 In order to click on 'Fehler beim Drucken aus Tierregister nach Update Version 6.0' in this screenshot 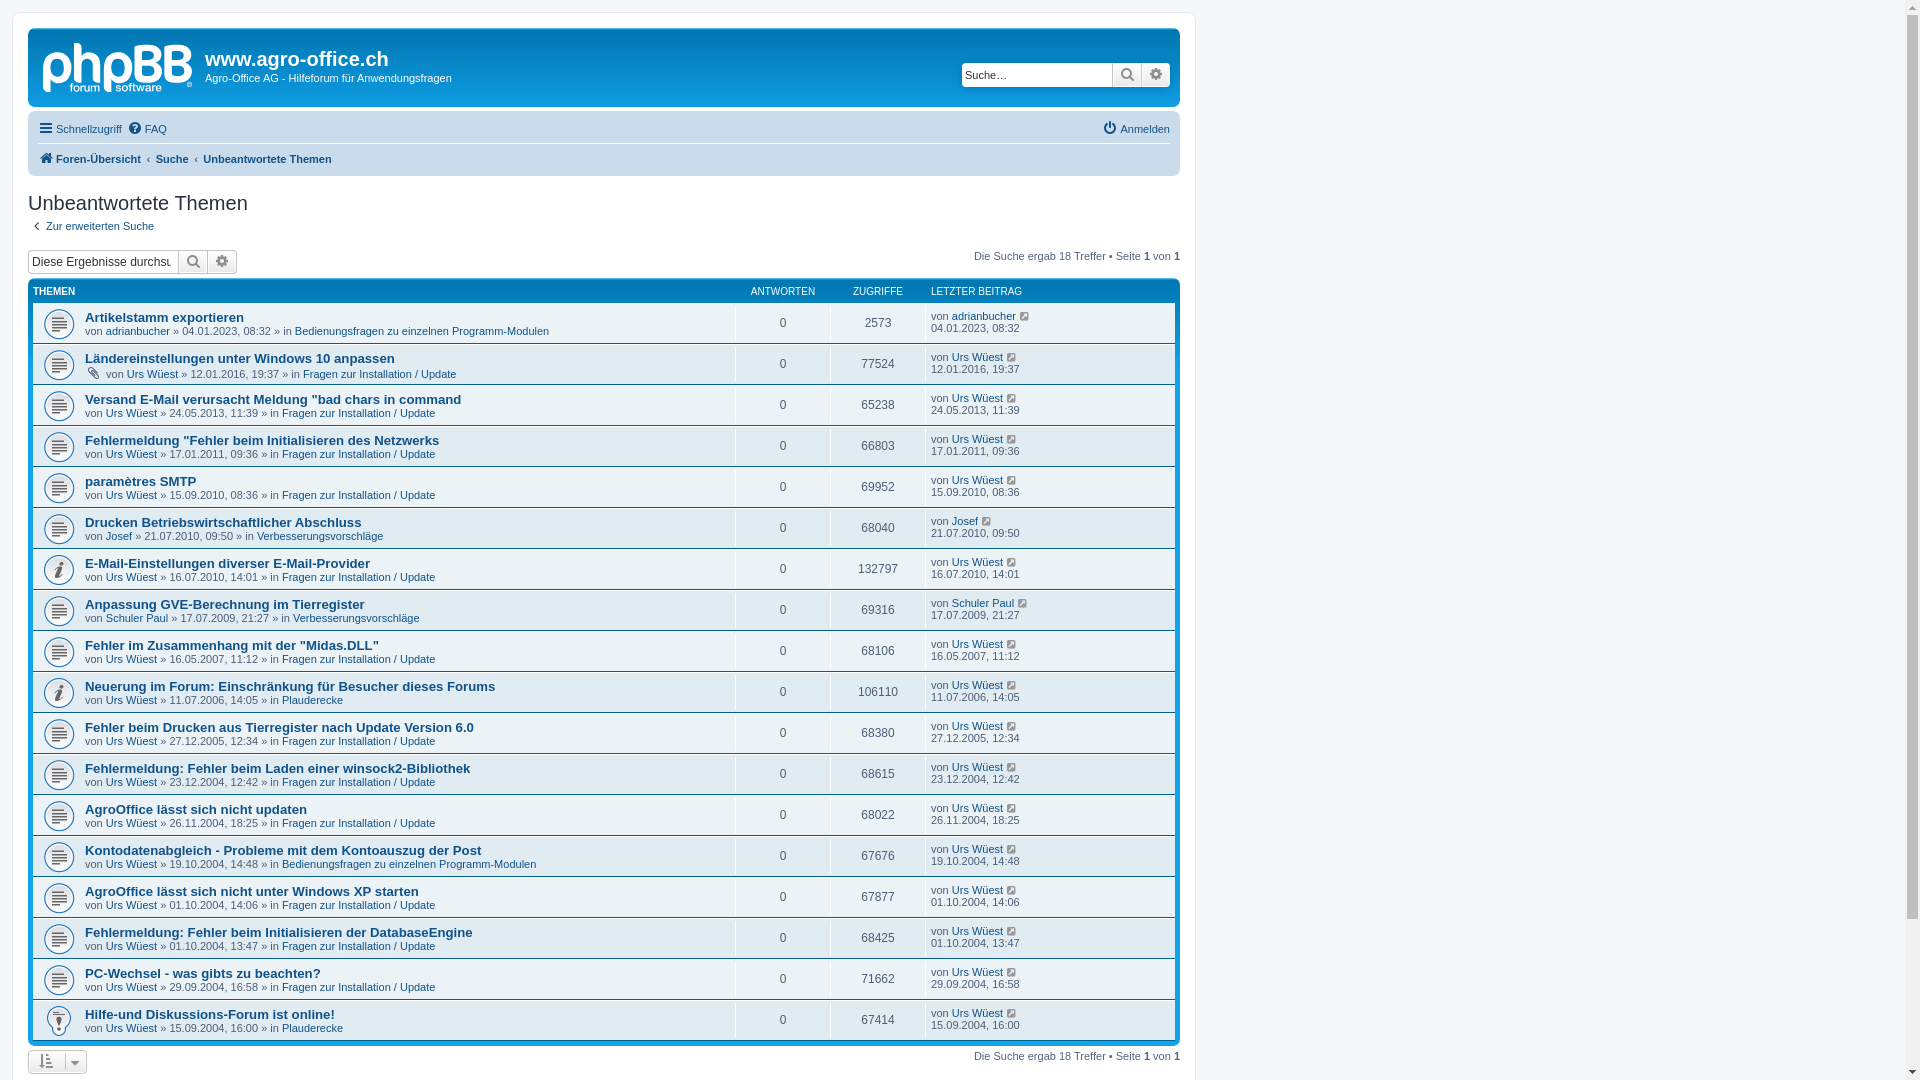, I will do `click(278, 727)`.